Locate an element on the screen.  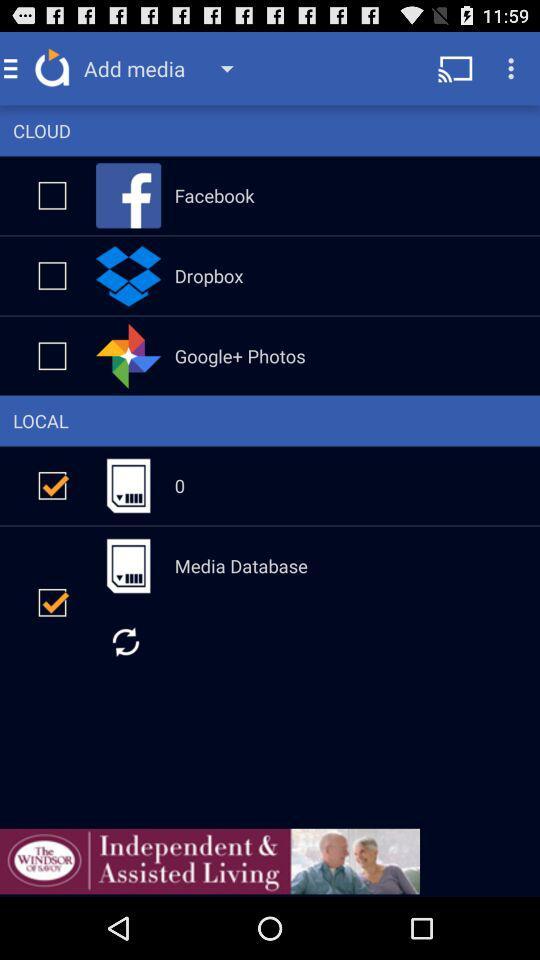
option is located at coordinates (52, 601).